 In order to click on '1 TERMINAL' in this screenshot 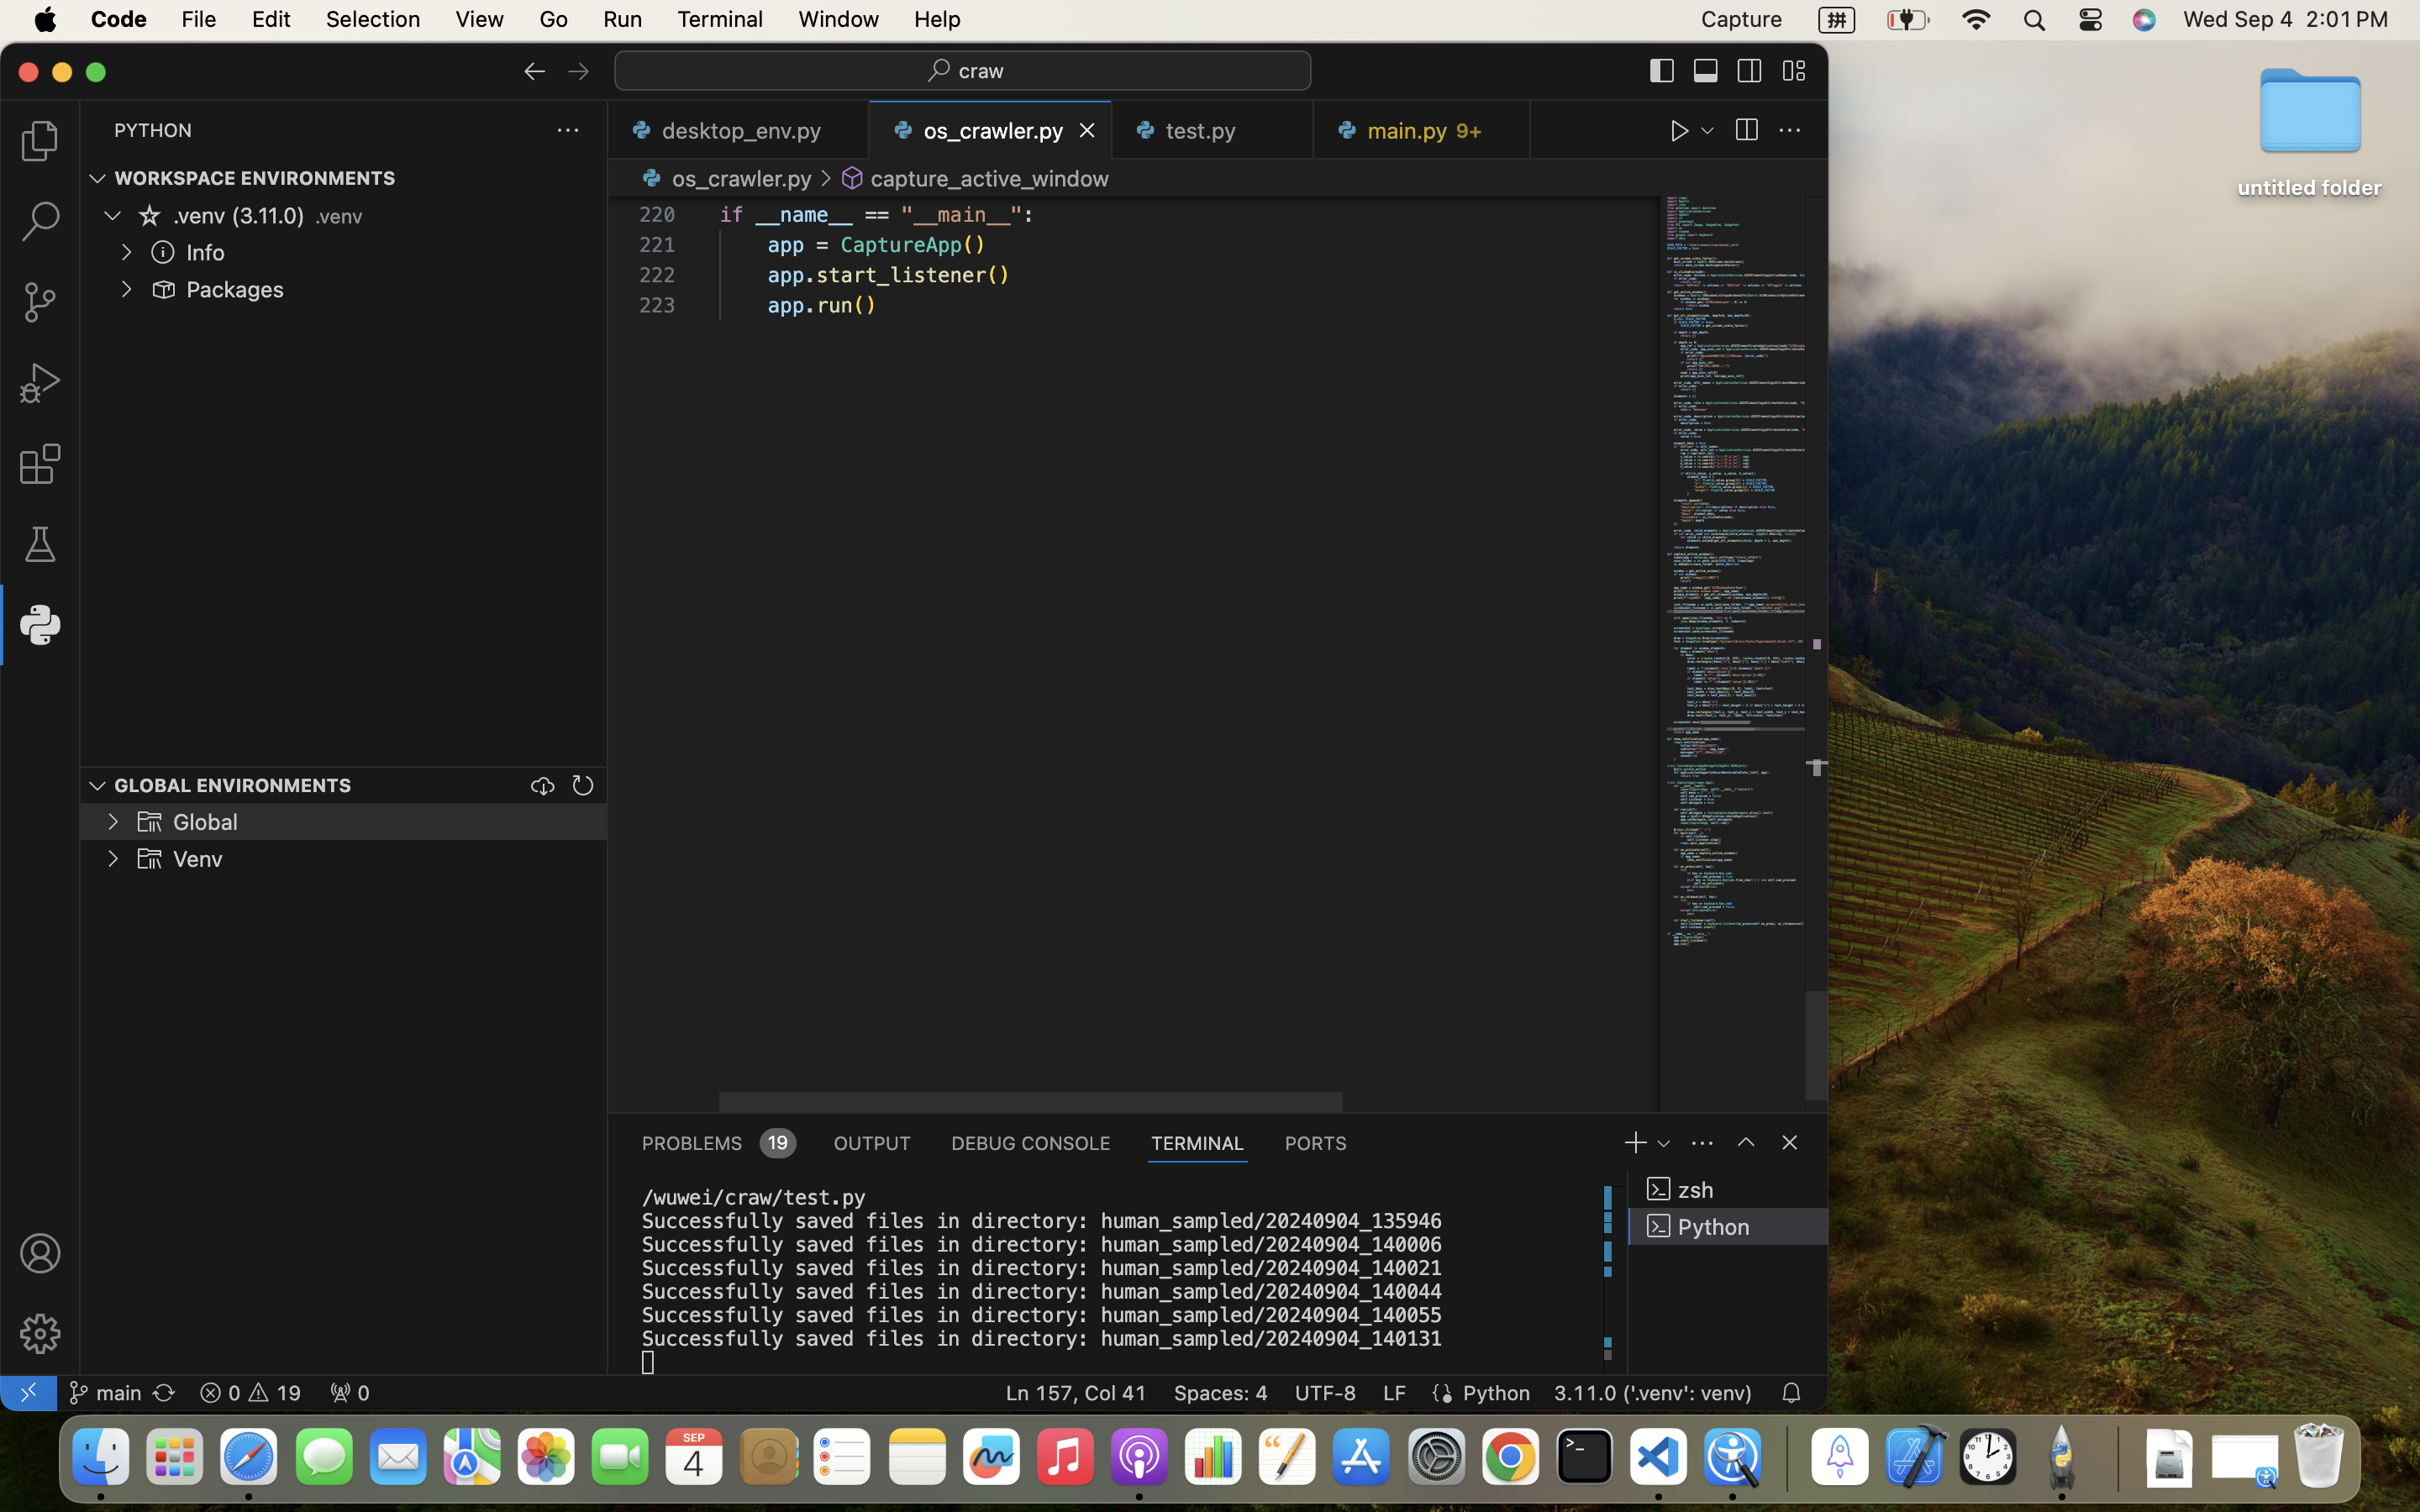, I will do `click(1197, 1142)`.